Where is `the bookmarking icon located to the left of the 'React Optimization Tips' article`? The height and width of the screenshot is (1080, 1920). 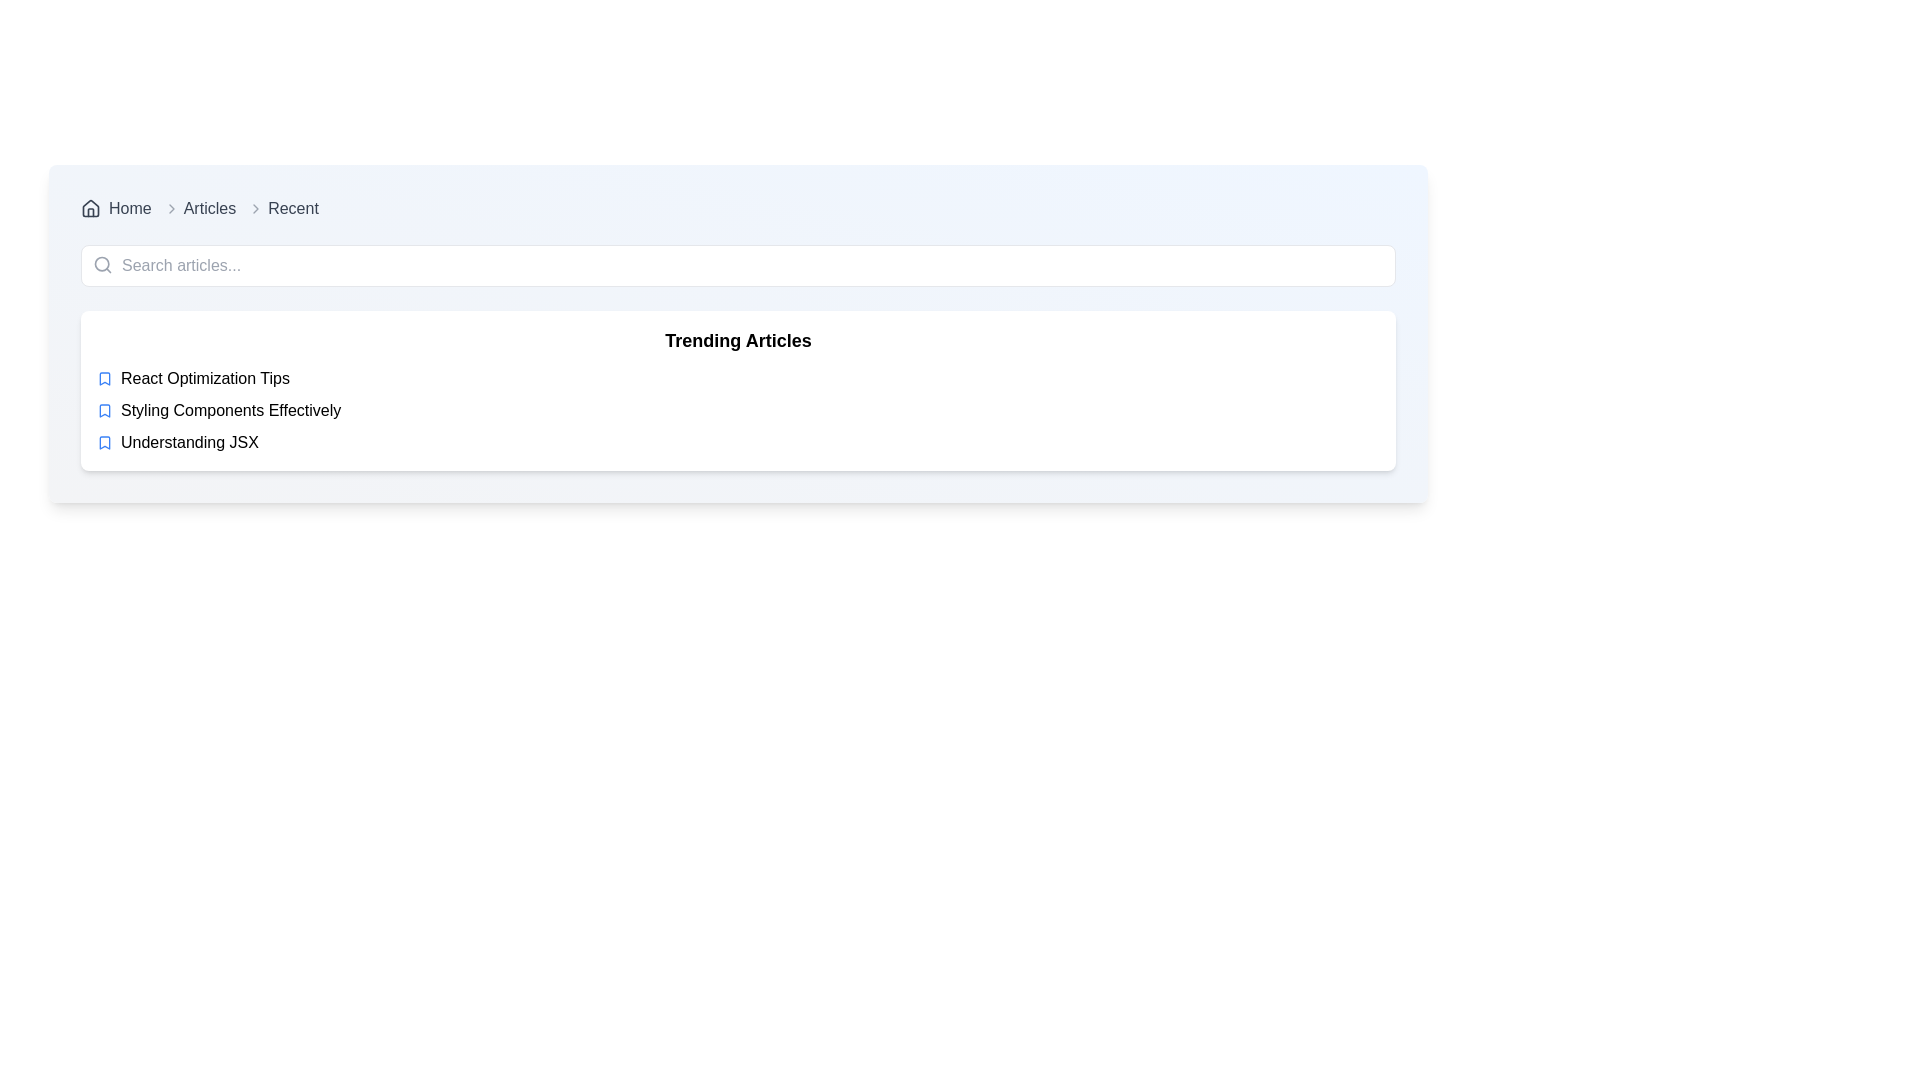
the bookmarking icon located to the left of the 'React Optimization Tips' article is located at coordinates (104, 378).